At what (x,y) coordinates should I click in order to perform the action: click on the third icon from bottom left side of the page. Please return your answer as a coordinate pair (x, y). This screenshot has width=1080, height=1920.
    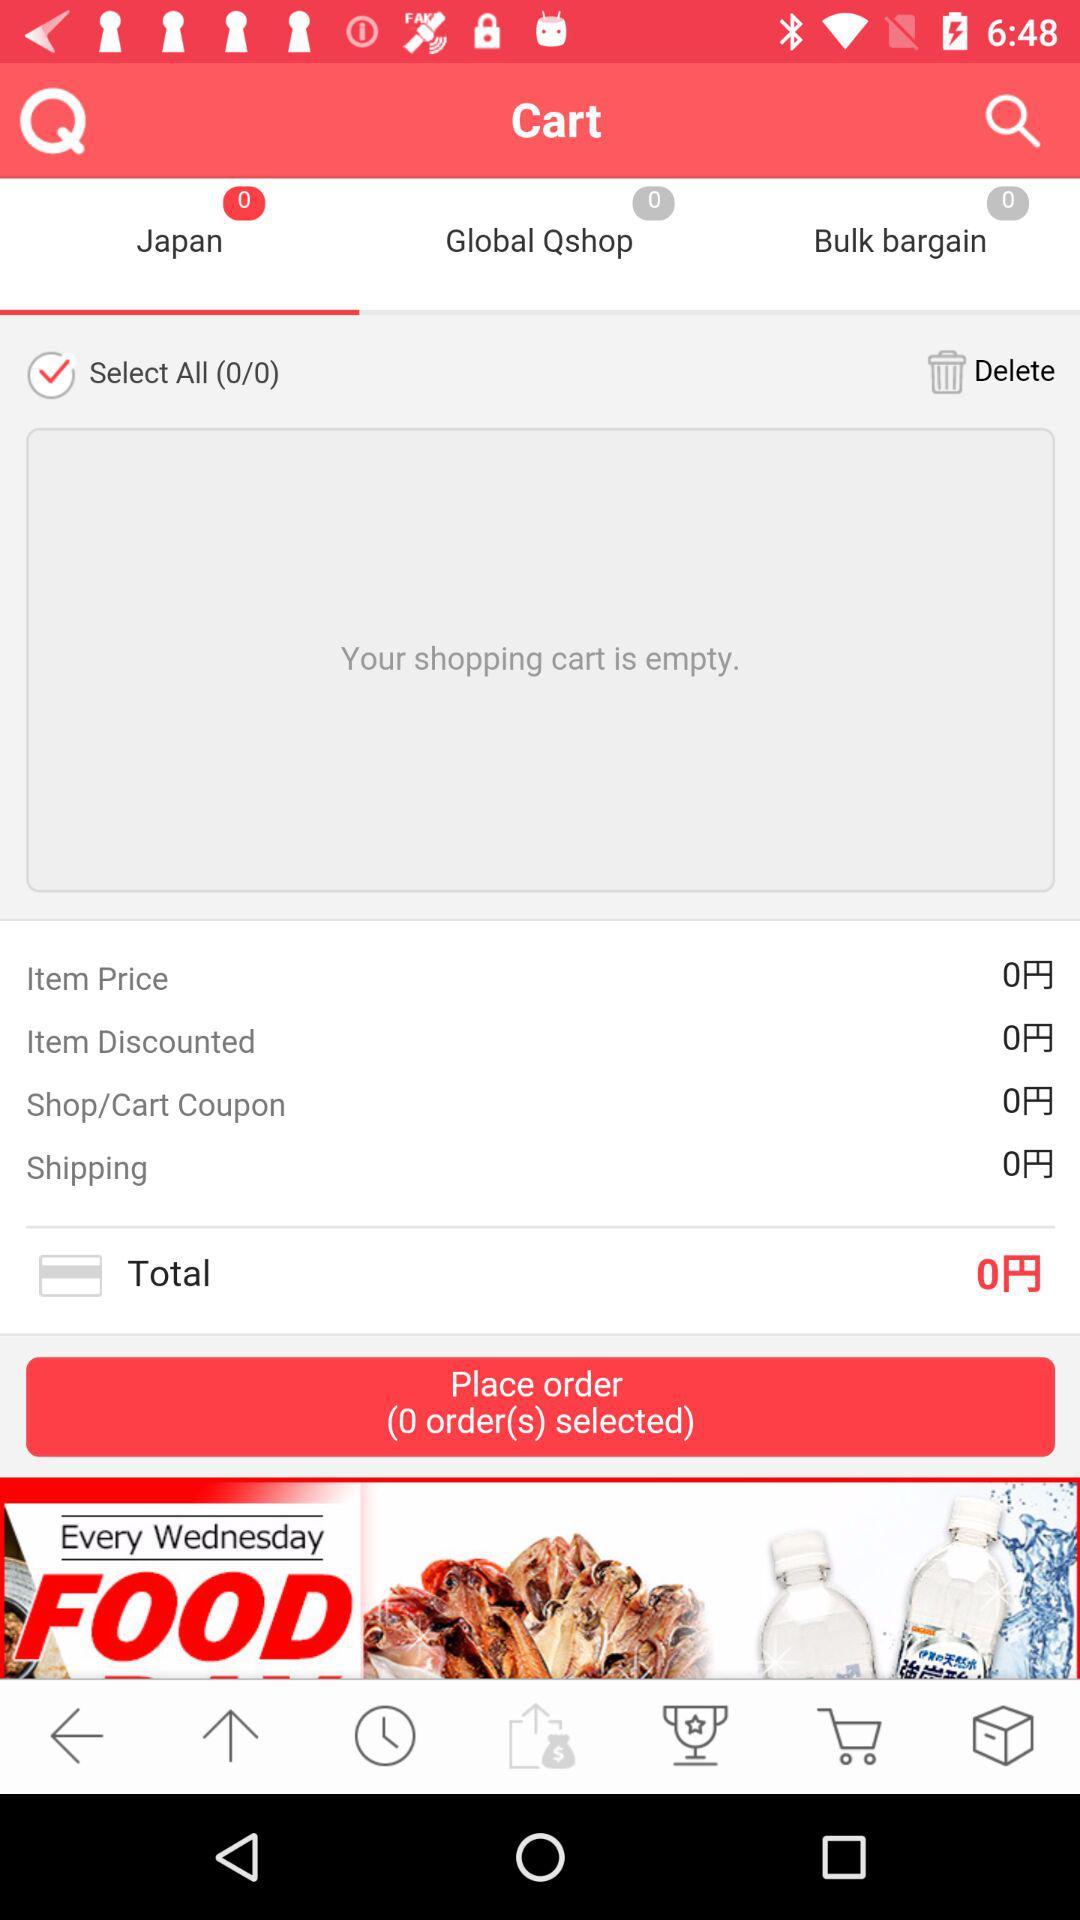
    Looking at the image, I should click on (693, 1735).